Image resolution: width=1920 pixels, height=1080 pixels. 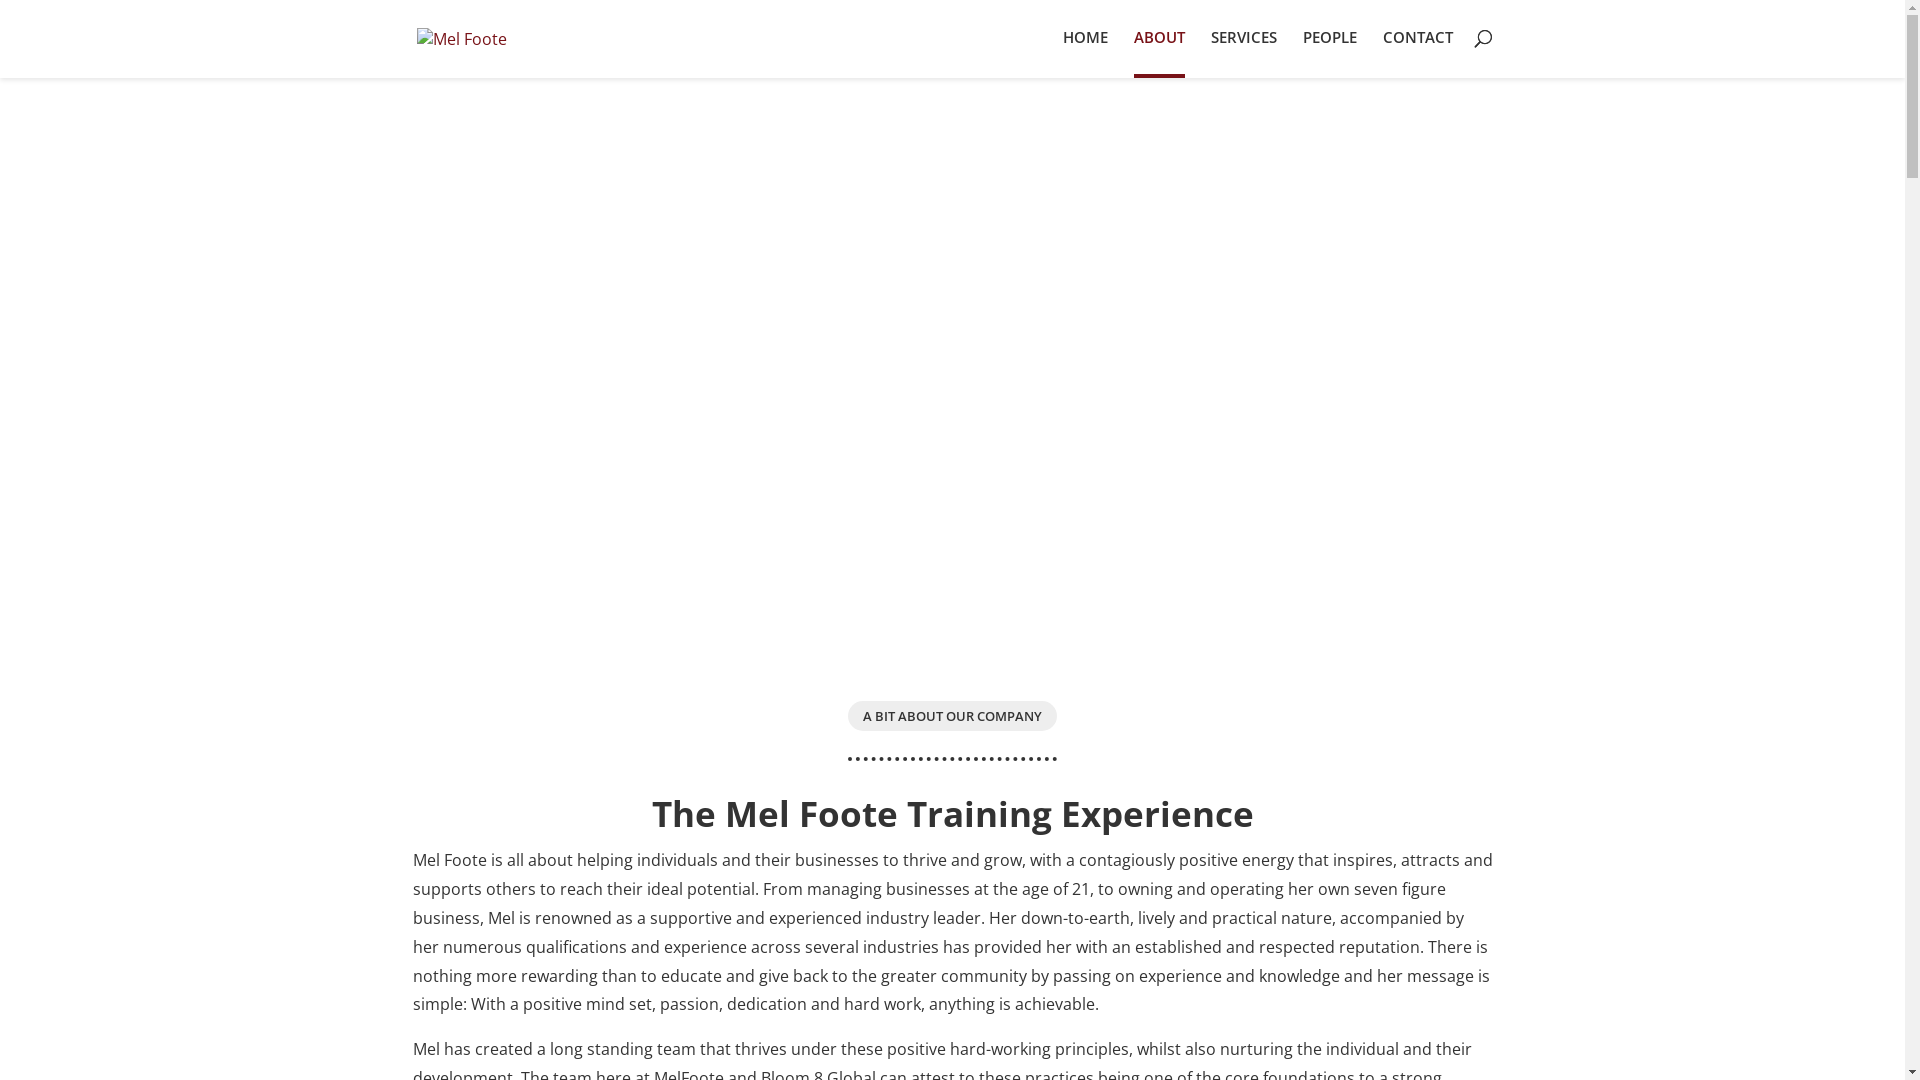 I want to click on 'PEOPLE', so click(x=1329, y=50).